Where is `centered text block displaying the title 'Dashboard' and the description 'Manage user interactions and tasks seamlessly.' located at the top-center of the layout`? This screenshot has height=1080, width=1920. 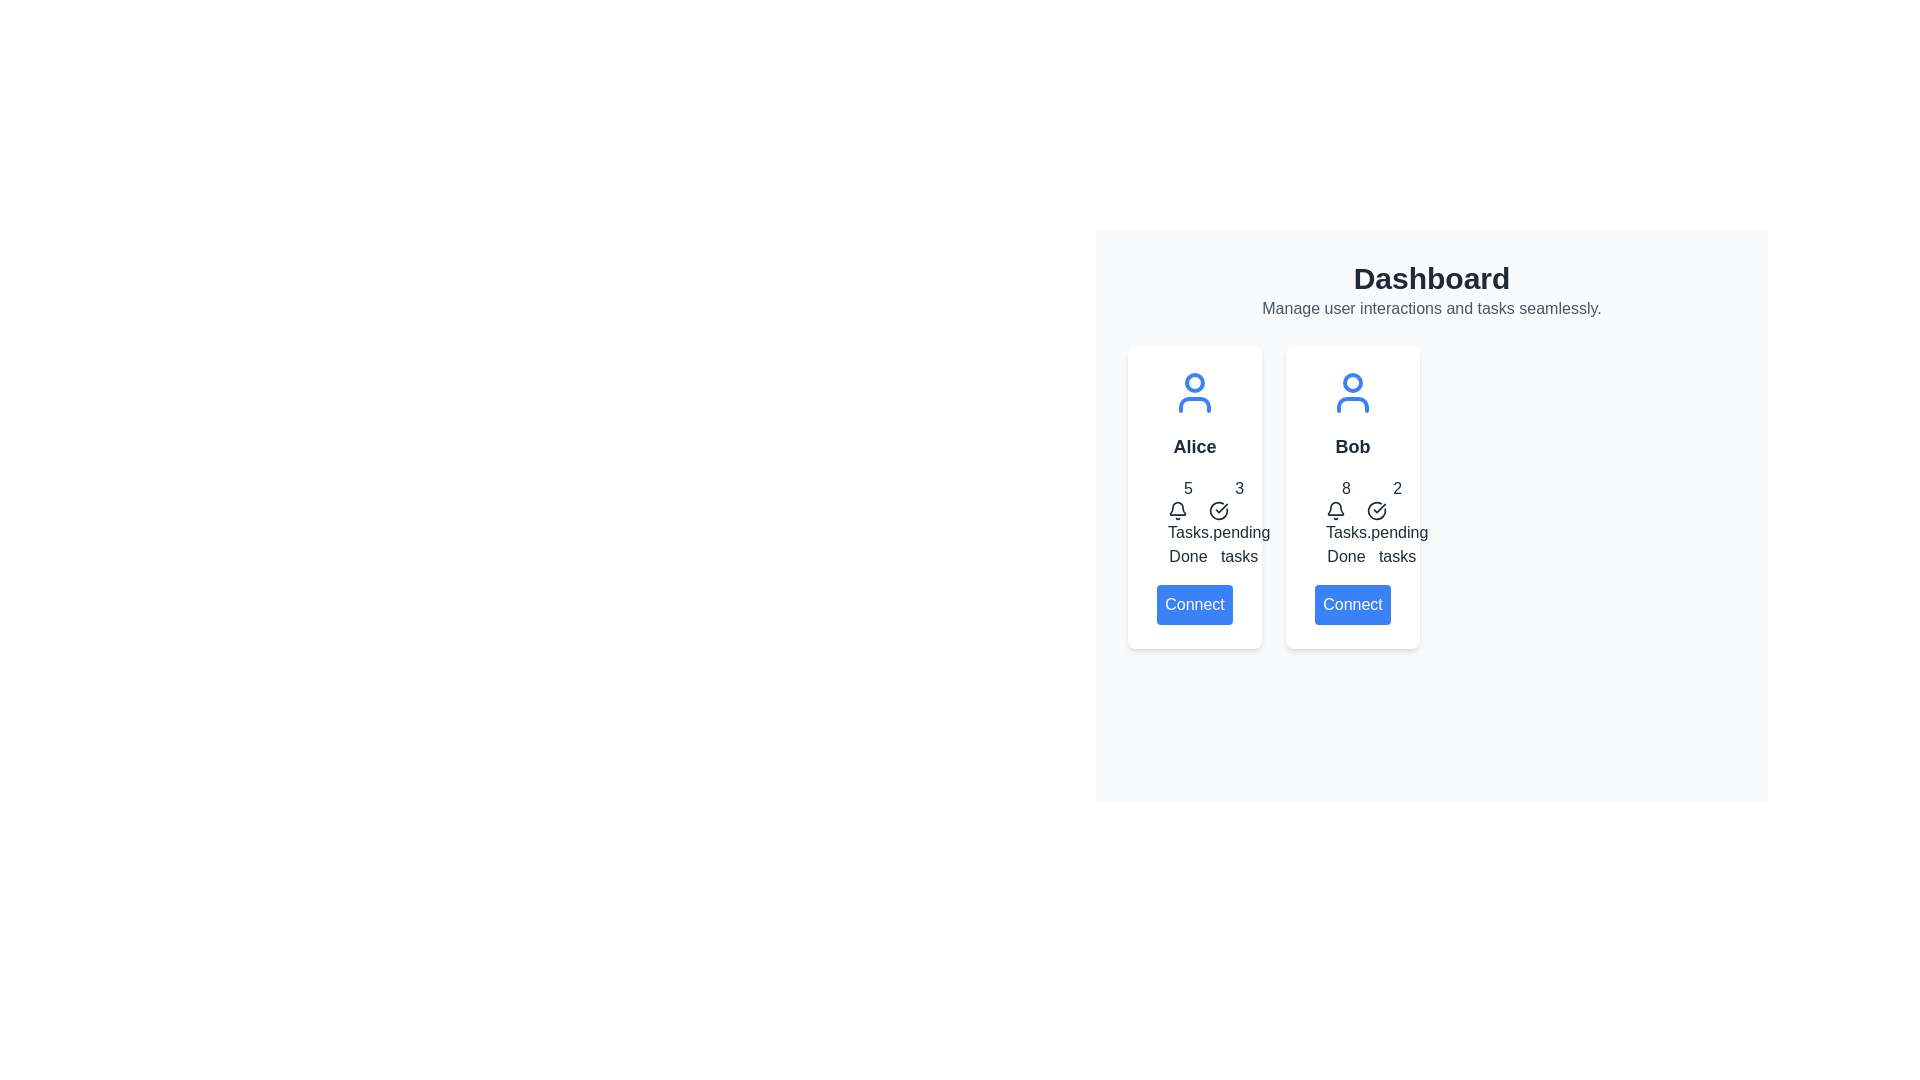 centered text block displaying the title 'Dashboard' and the description 'Manage user interactions and tasks seamlessly.' located at the top-center of the layout is located at coordinates (1430, 290).